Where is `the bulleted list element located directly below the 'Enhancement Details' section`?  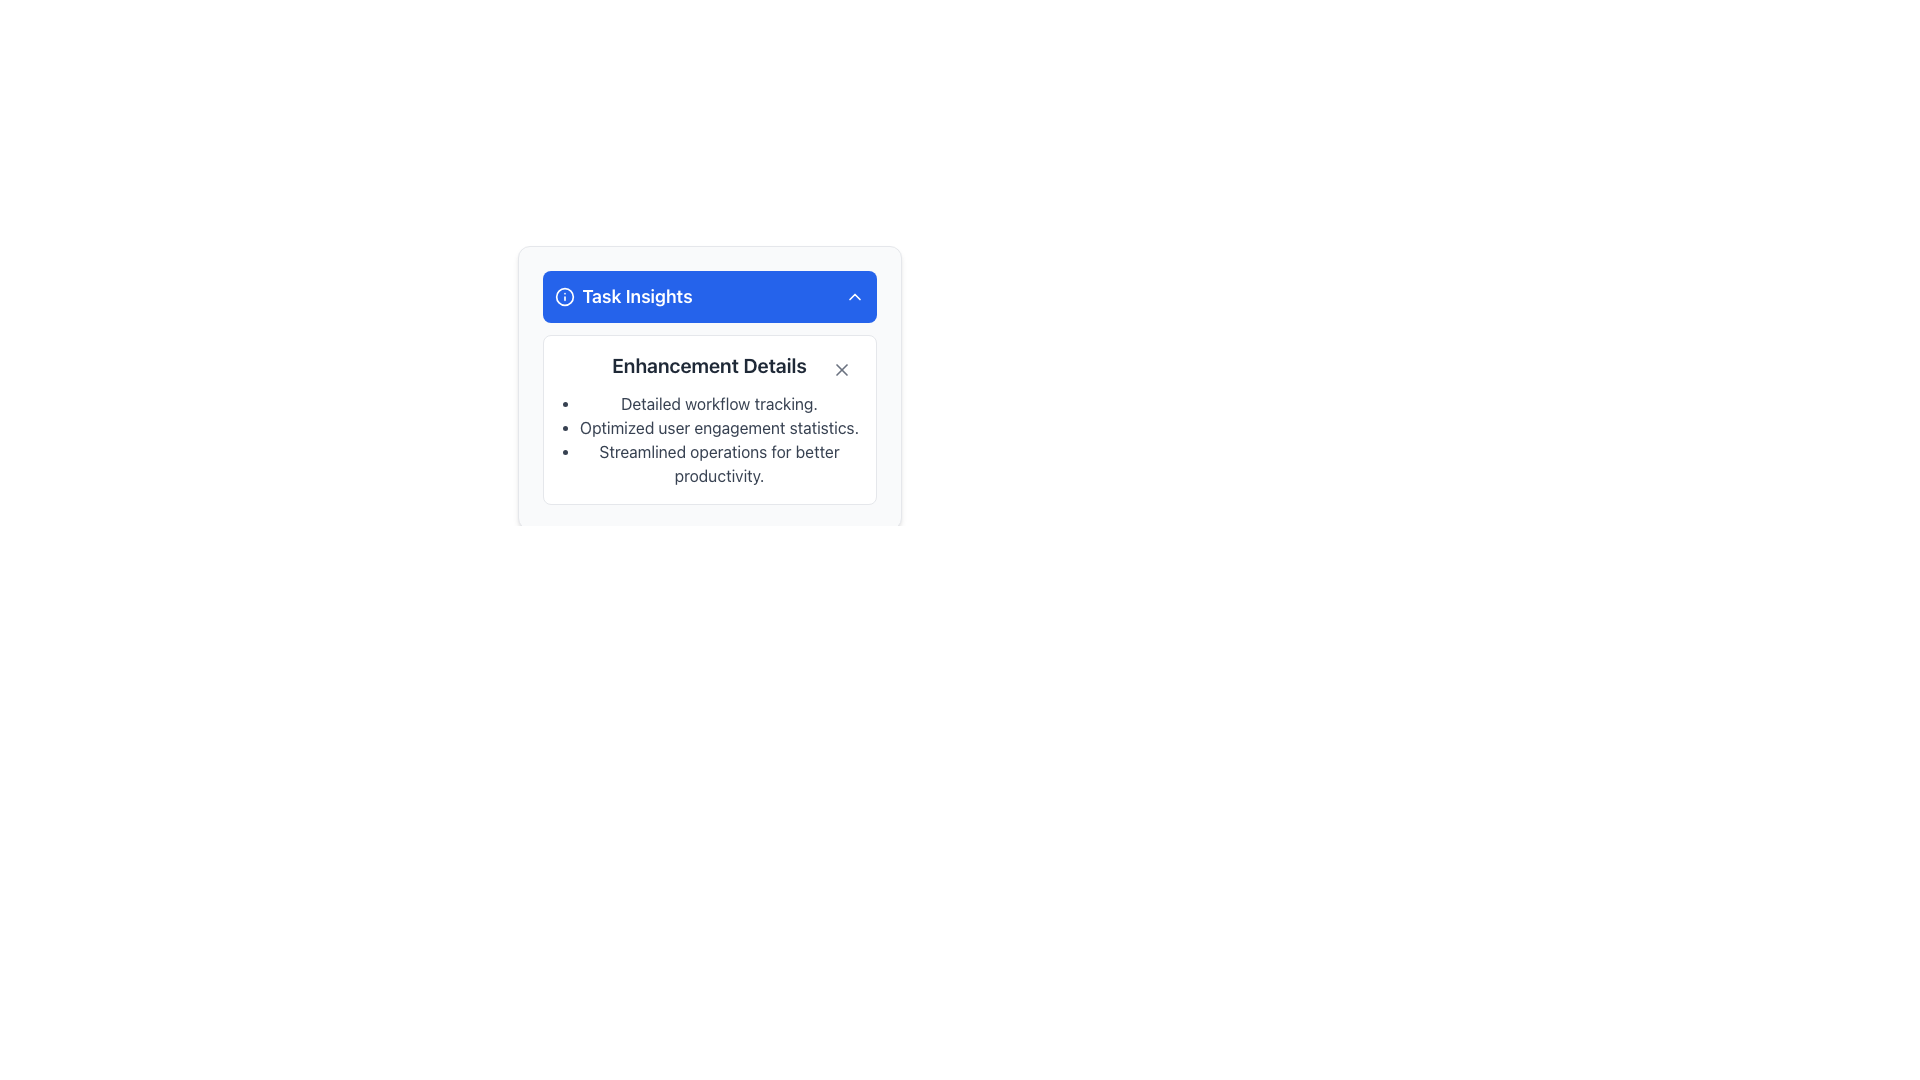 the bulleted list element located directly below the 'Enhancement Details' section is located at coordinates (709, 438).